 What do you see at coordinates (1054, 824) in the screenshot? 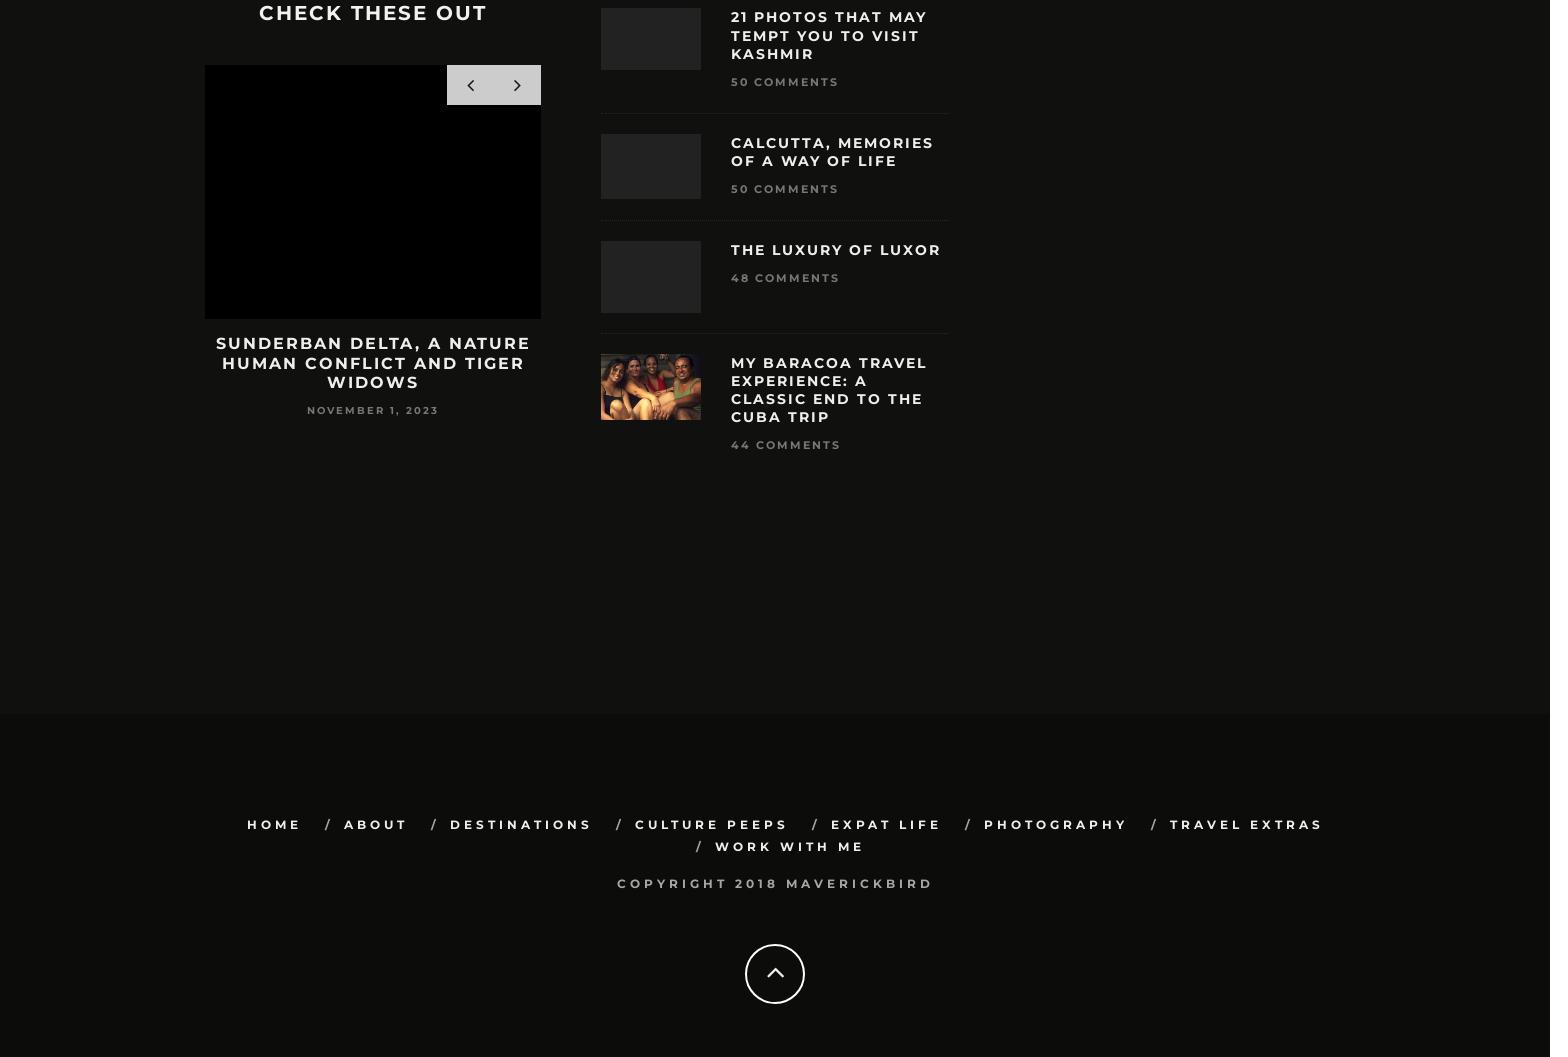
I see `'Photography'` at bounding box center [1054, 824].